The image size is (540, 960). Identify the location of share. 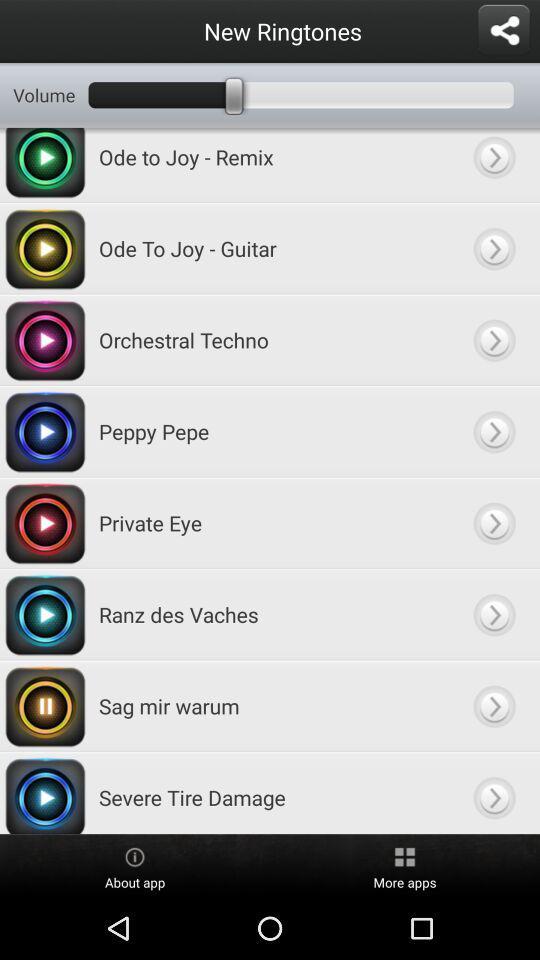
(502, 30).